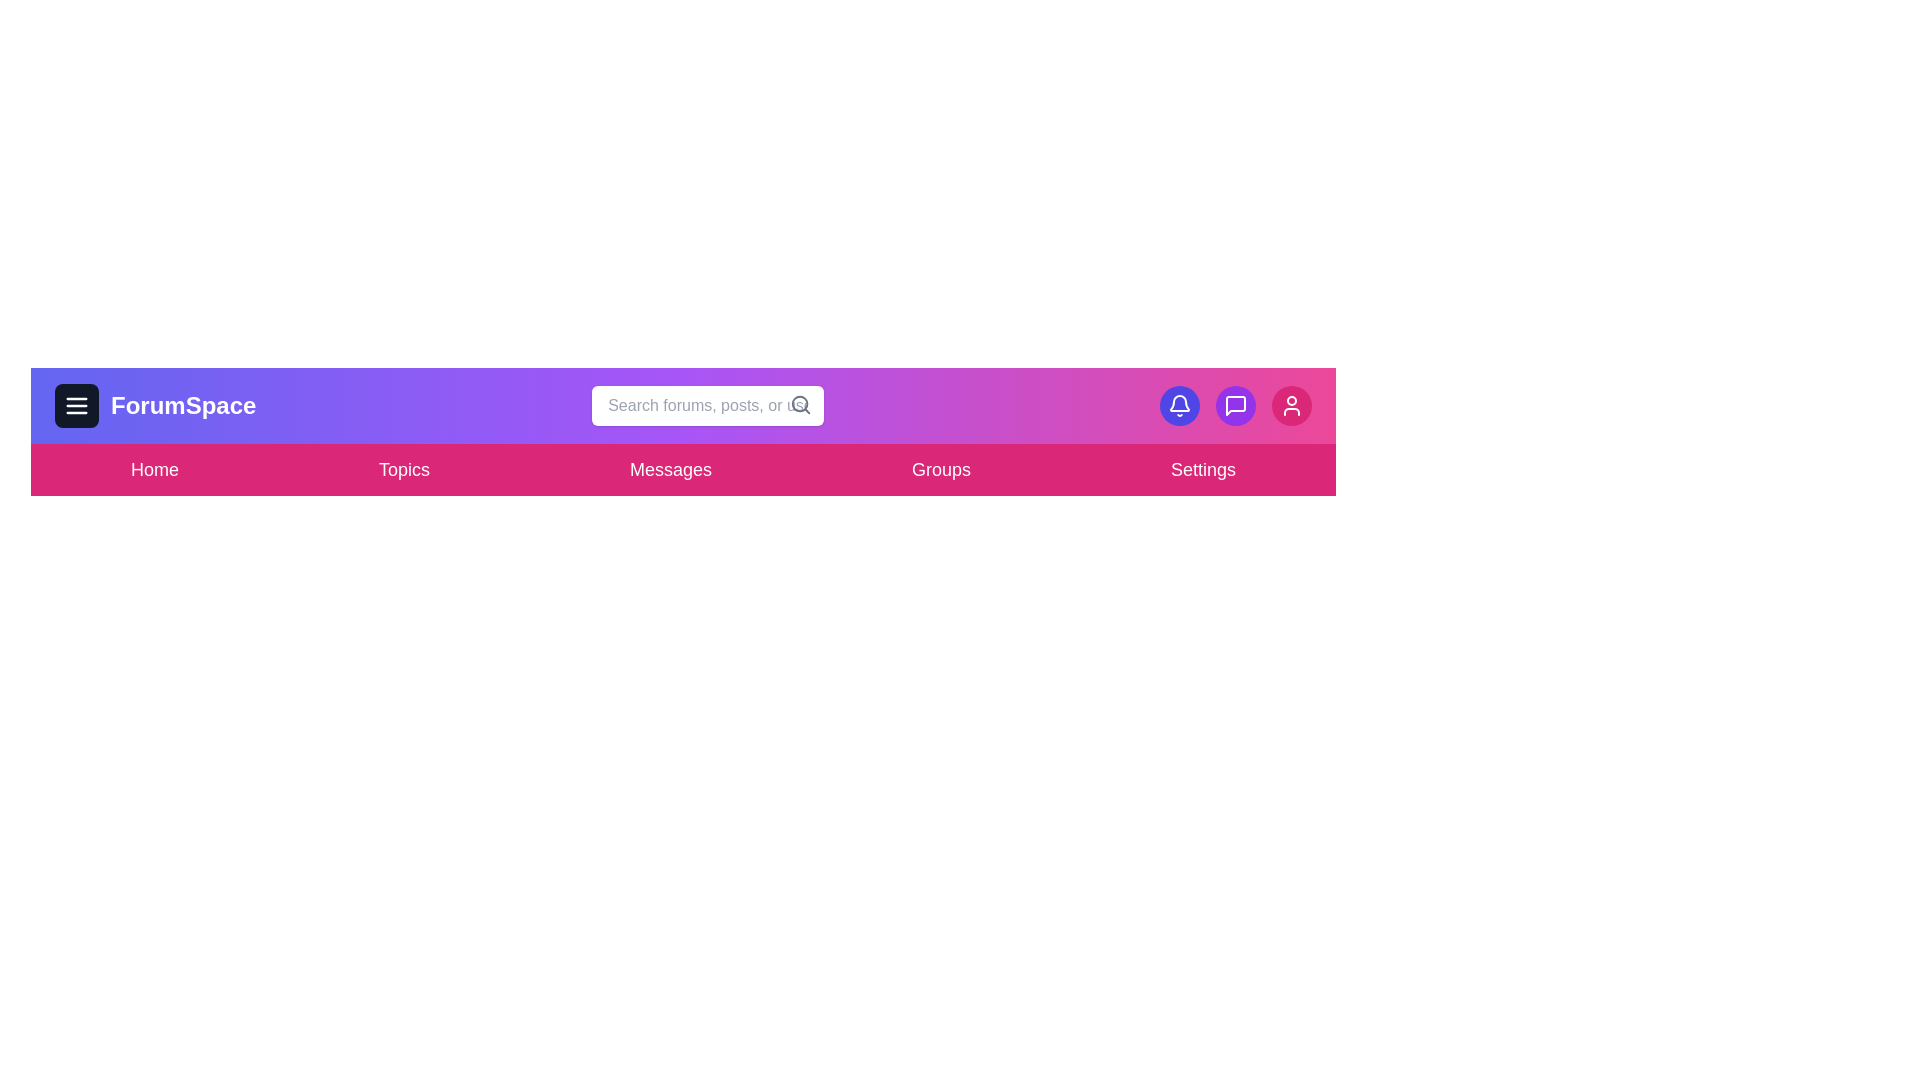 The image size is (1920, 1080). What do you see at coordinates (153, 470) in the screenshot?
I see `the Home menu item to navigate to its section` at bounding box center [153, 470].